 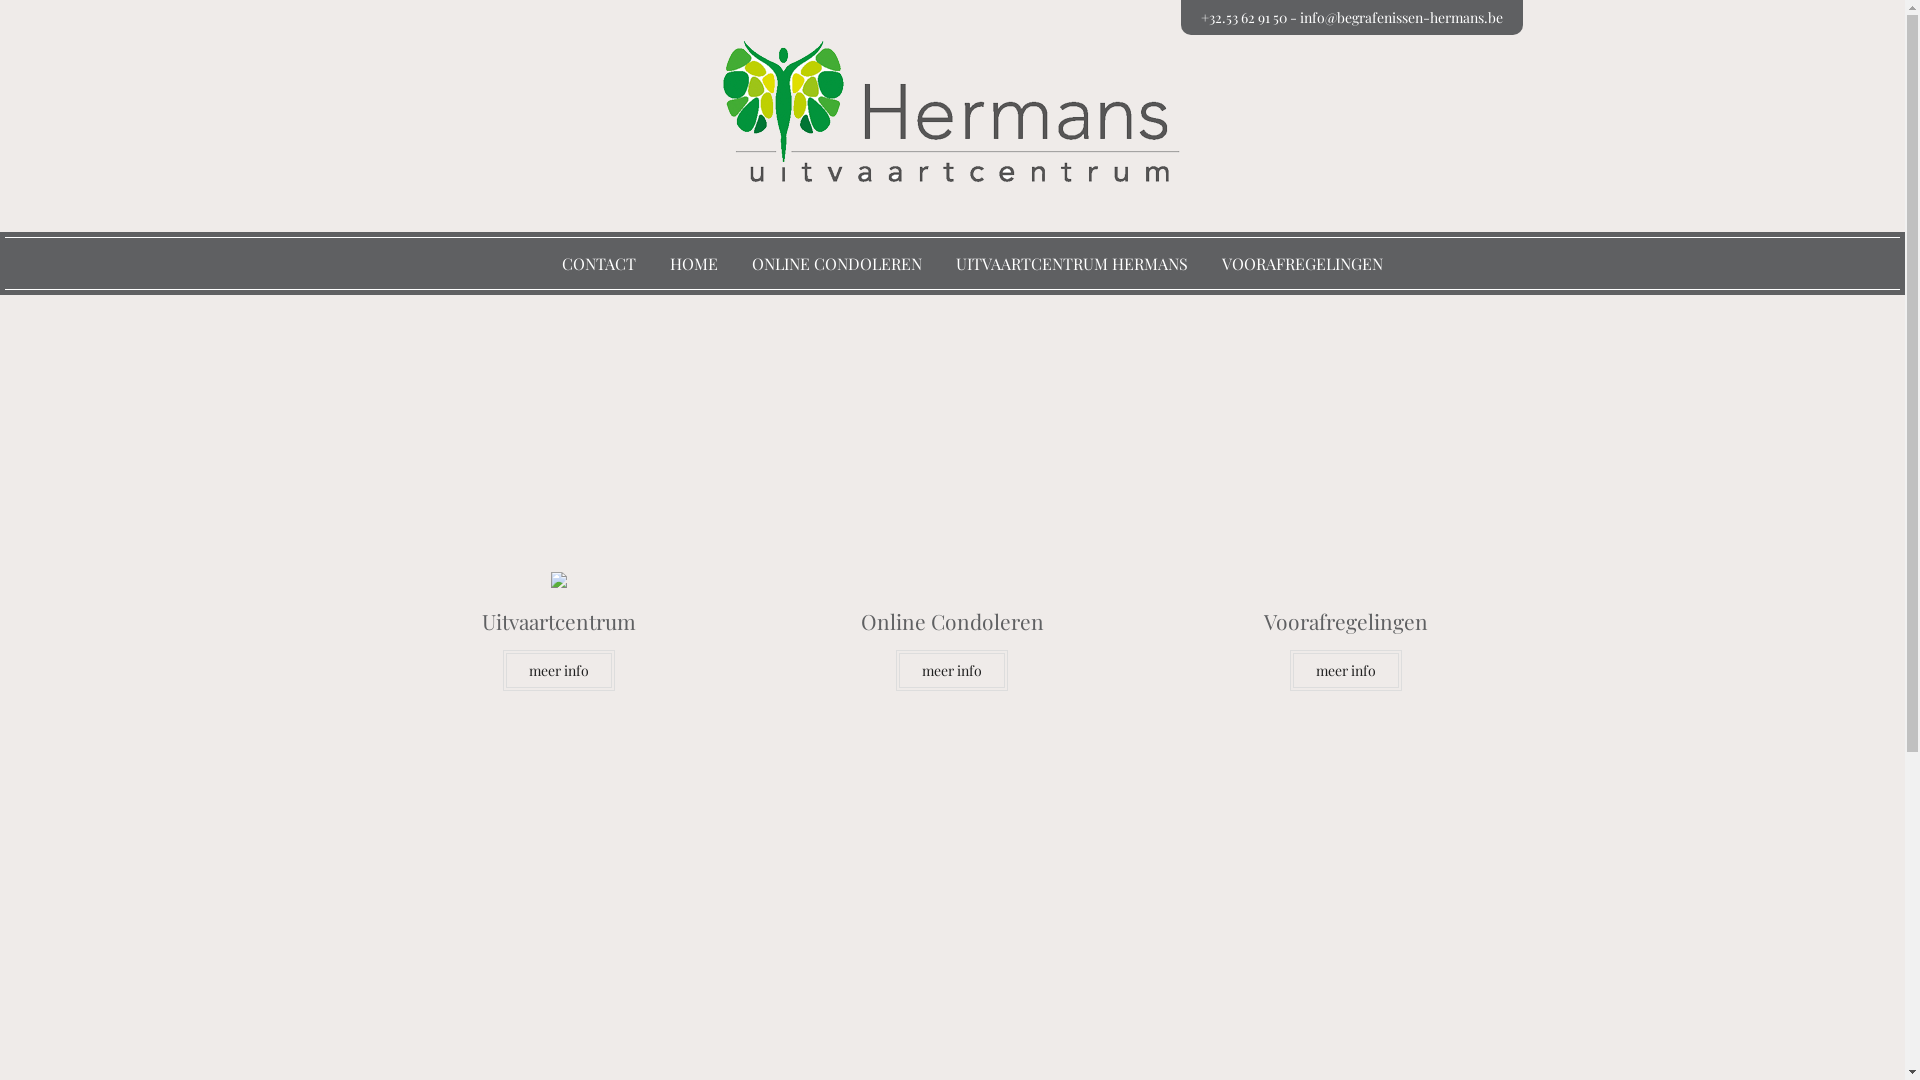 I want to click on 'UITVAARTCENTRUM HERMANS', so click(x=1070, y=262).